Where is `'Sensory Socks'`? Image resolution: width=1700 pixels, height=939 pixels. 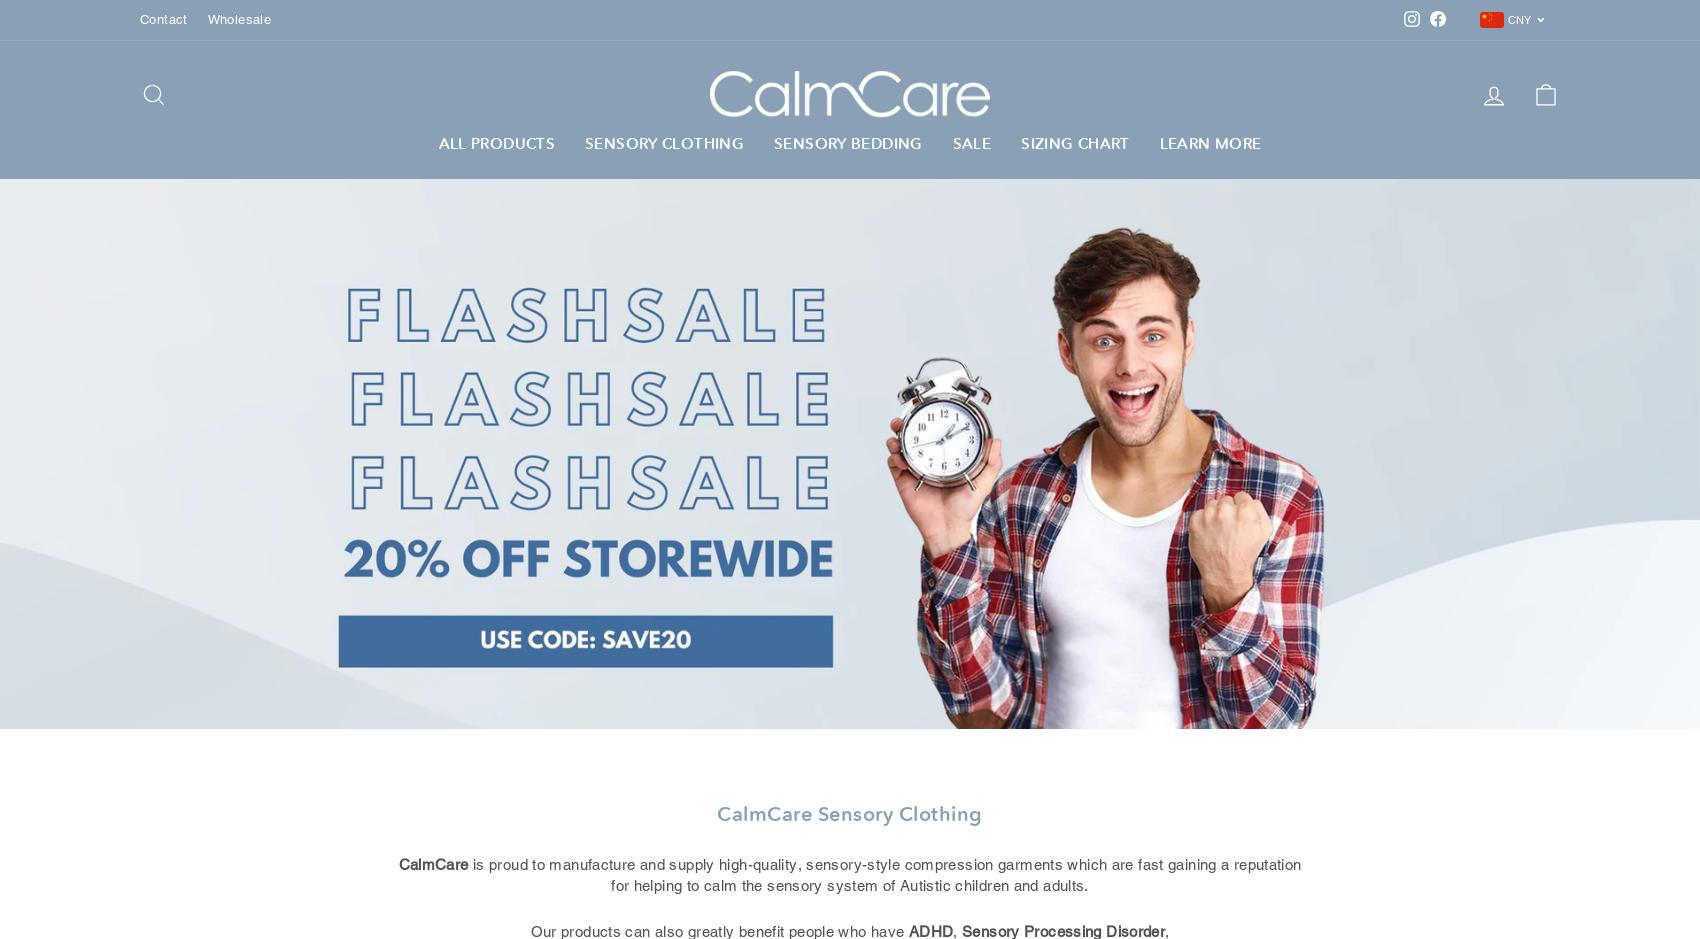 'Sensory Socks' is located at coordinates (636, 322).